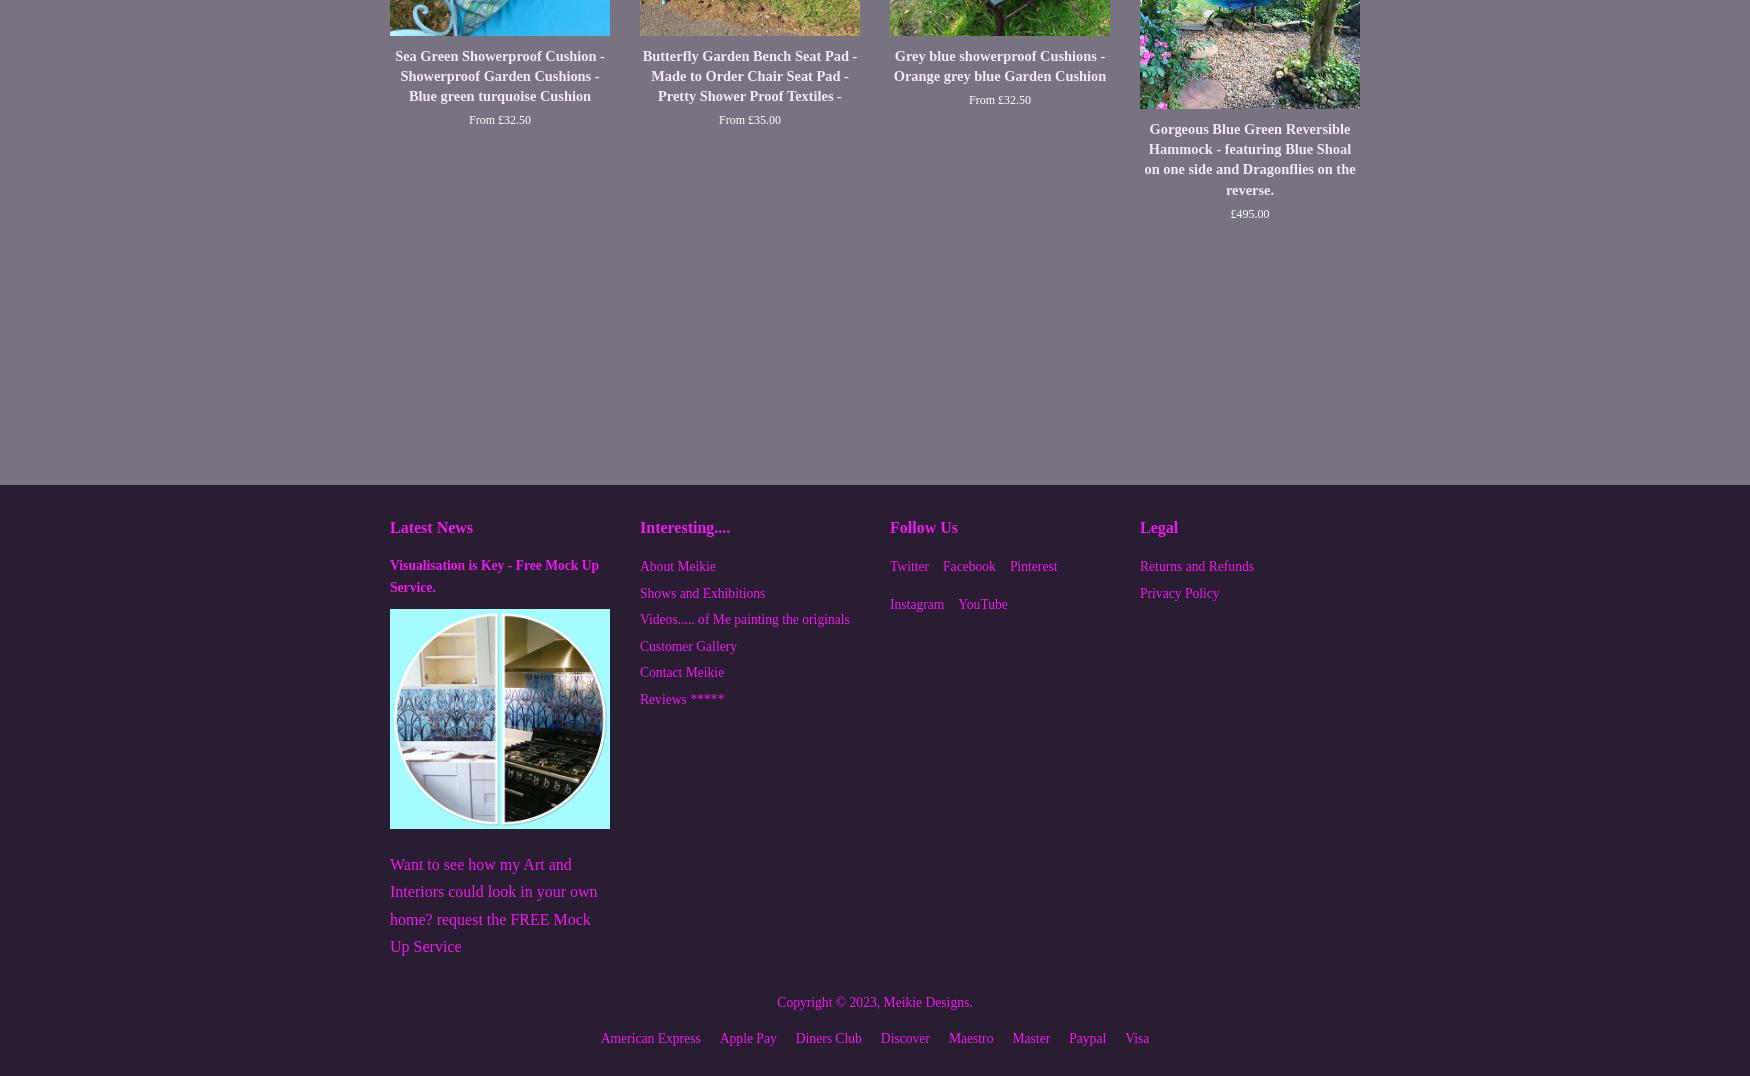 This screenshot has height=1076, width=1750. What do you see at coordinates (747, 1038) in the screenshot?
I see `'apple pay'` at bounding box center [747, 1038].